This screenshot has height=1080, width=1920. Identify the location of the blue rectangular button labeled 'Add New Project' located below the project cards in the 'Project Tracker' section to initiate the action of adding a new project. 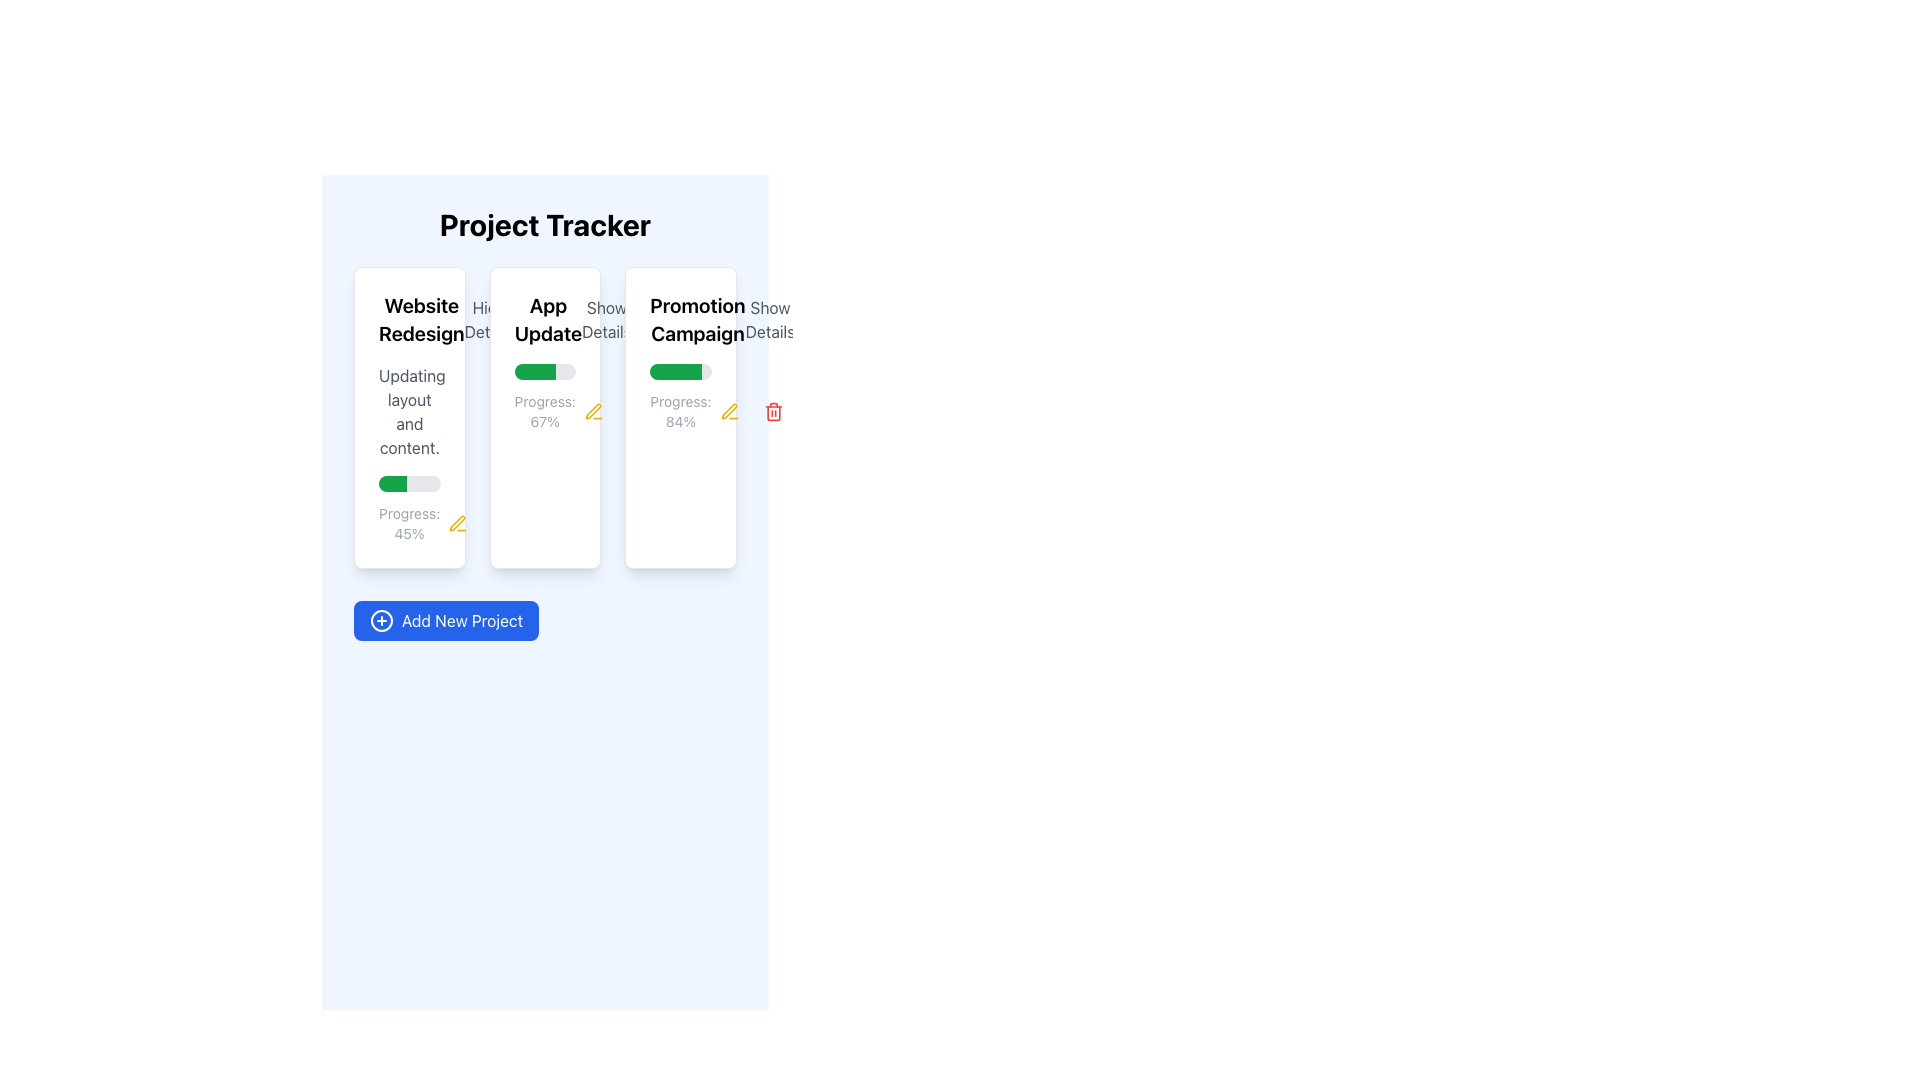
(445, 620).